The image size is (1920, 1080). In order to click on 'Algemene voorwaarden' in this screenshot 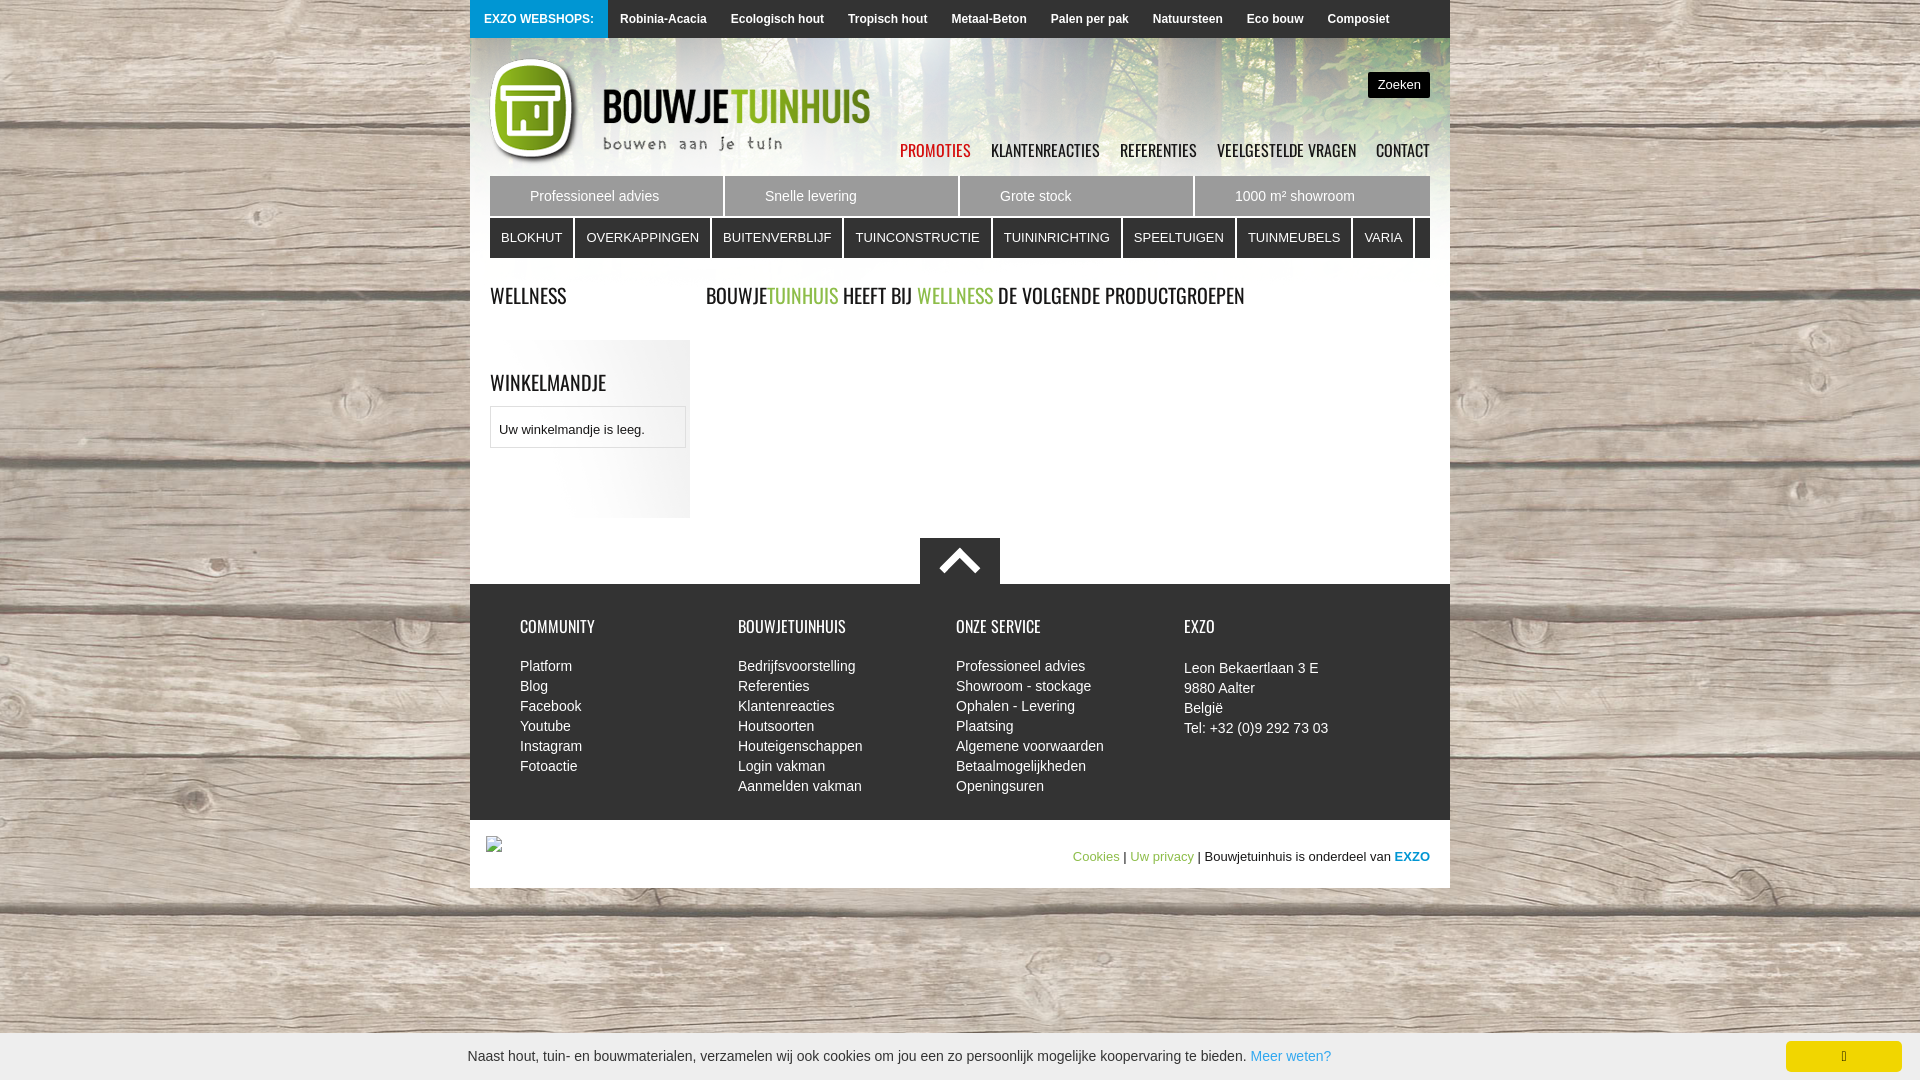, I will do `click(1049, 745)`.